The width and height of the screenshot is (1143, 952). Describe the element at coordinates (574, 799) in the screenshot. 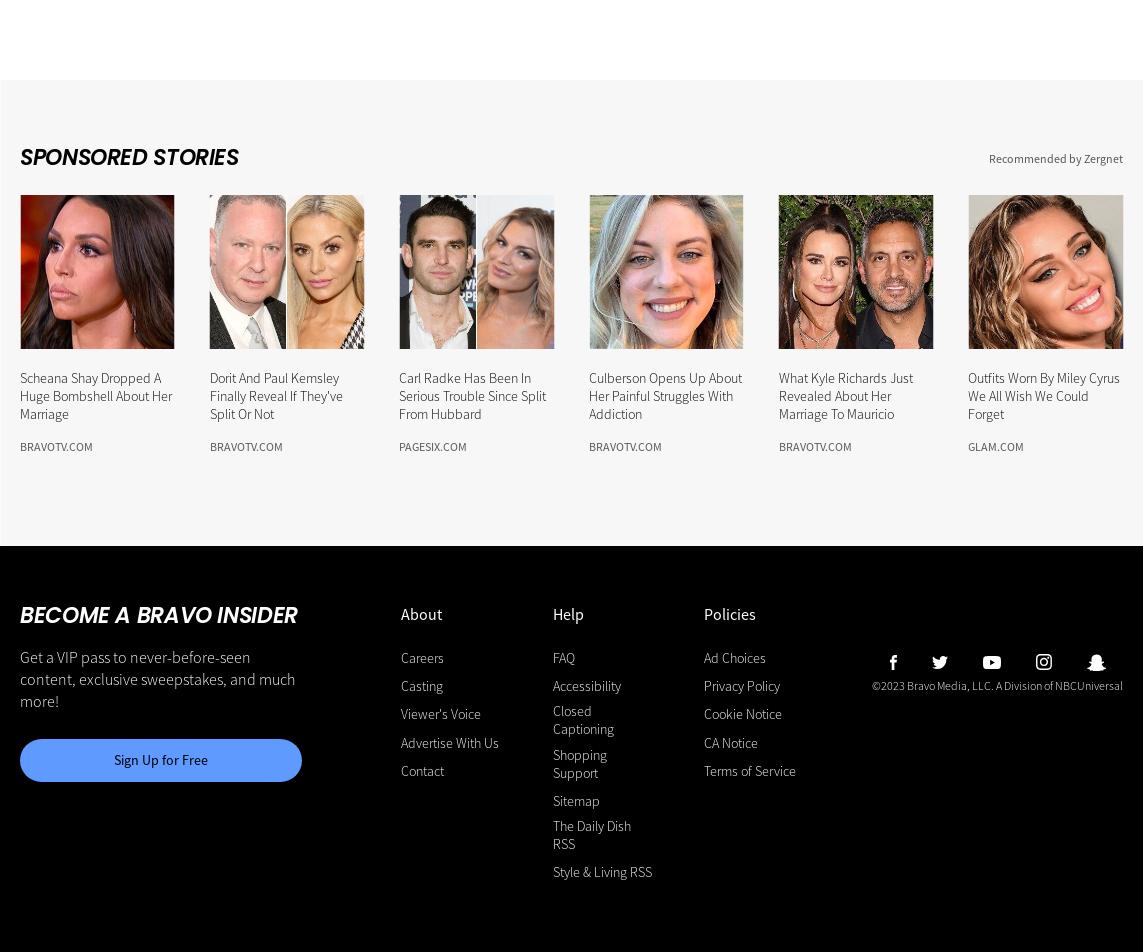

I see `'Sitemap'` at that location.